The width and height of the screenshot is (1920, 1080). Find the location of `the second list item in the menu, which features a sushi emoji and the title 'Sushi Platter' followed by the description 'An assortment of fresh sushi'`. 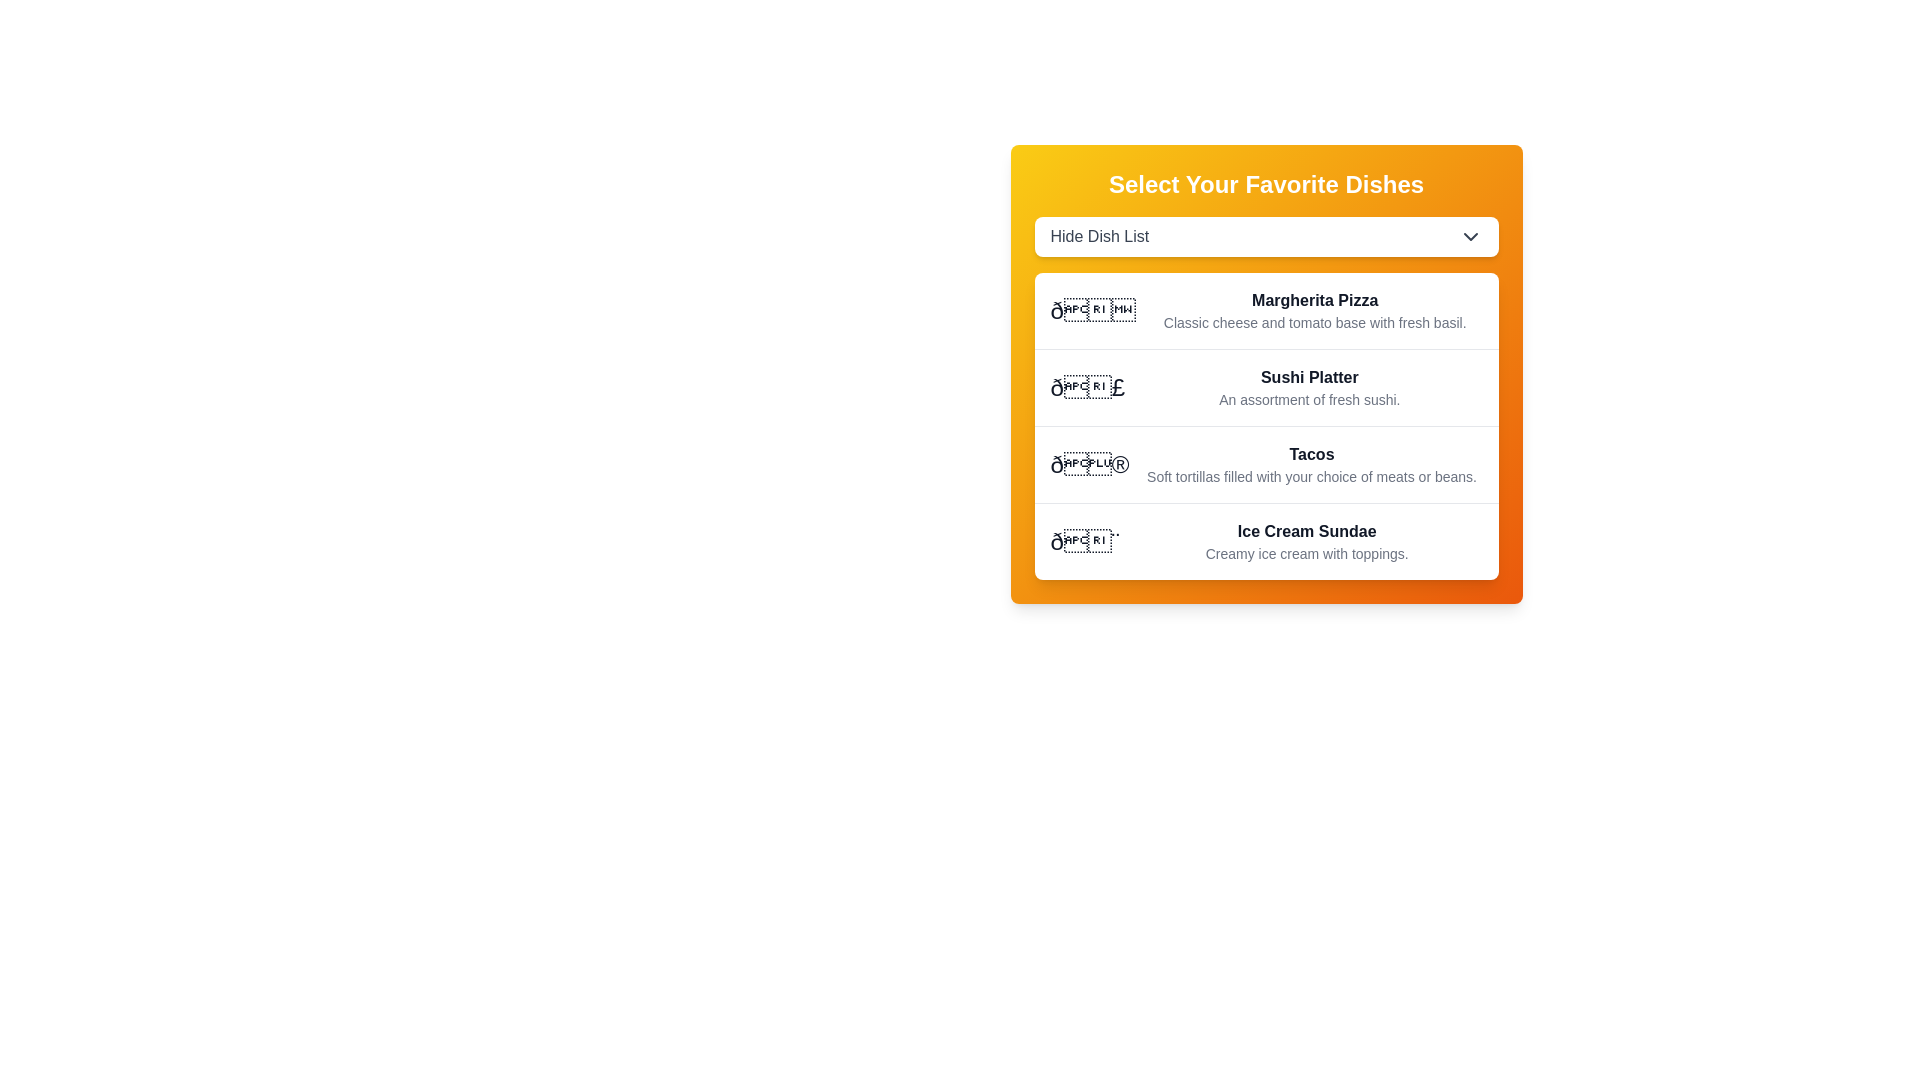

the second list item in the menu, which features a sushi emoji and the title 'Sushi Platter' followed by the description 'An assortment of fresh sushi' is located at coordinates (1265, 387).